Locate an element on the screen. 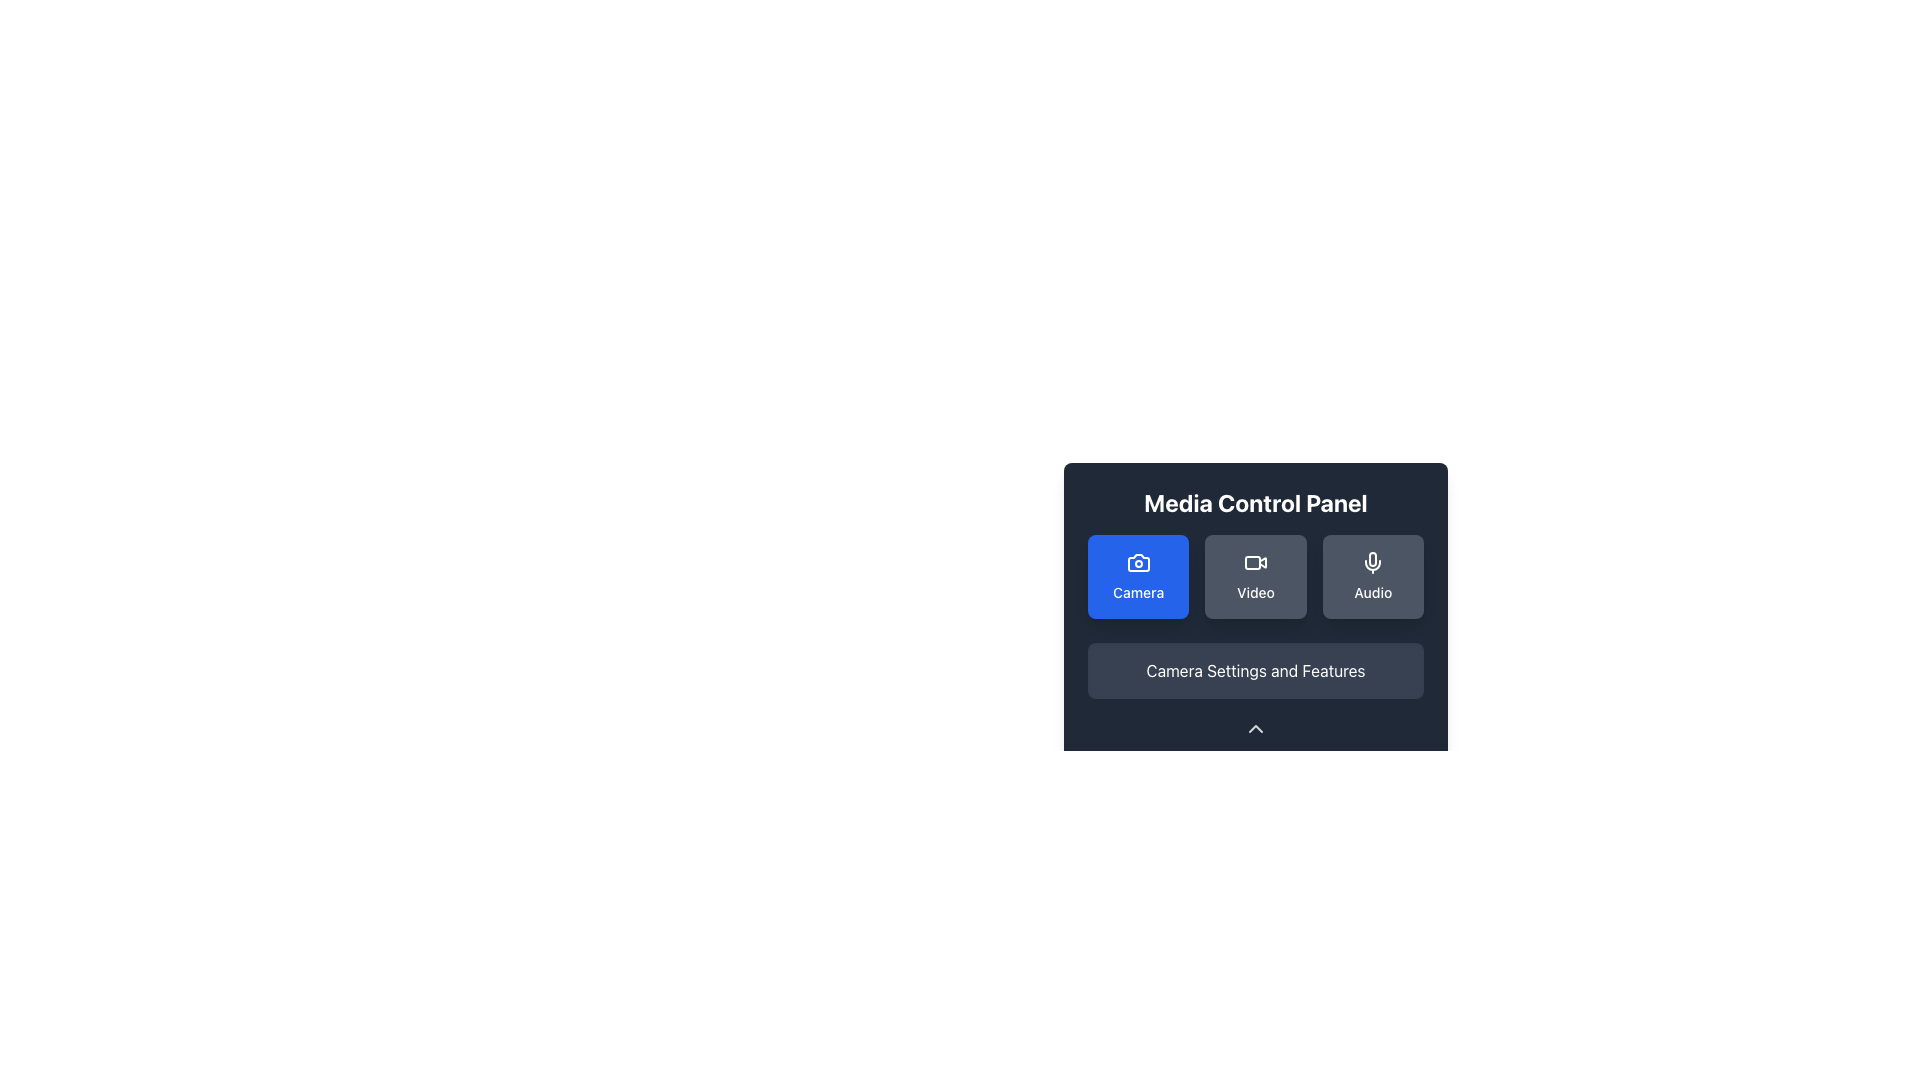  the first button in the Media Control Panel is located at coordinates (1138, 577).